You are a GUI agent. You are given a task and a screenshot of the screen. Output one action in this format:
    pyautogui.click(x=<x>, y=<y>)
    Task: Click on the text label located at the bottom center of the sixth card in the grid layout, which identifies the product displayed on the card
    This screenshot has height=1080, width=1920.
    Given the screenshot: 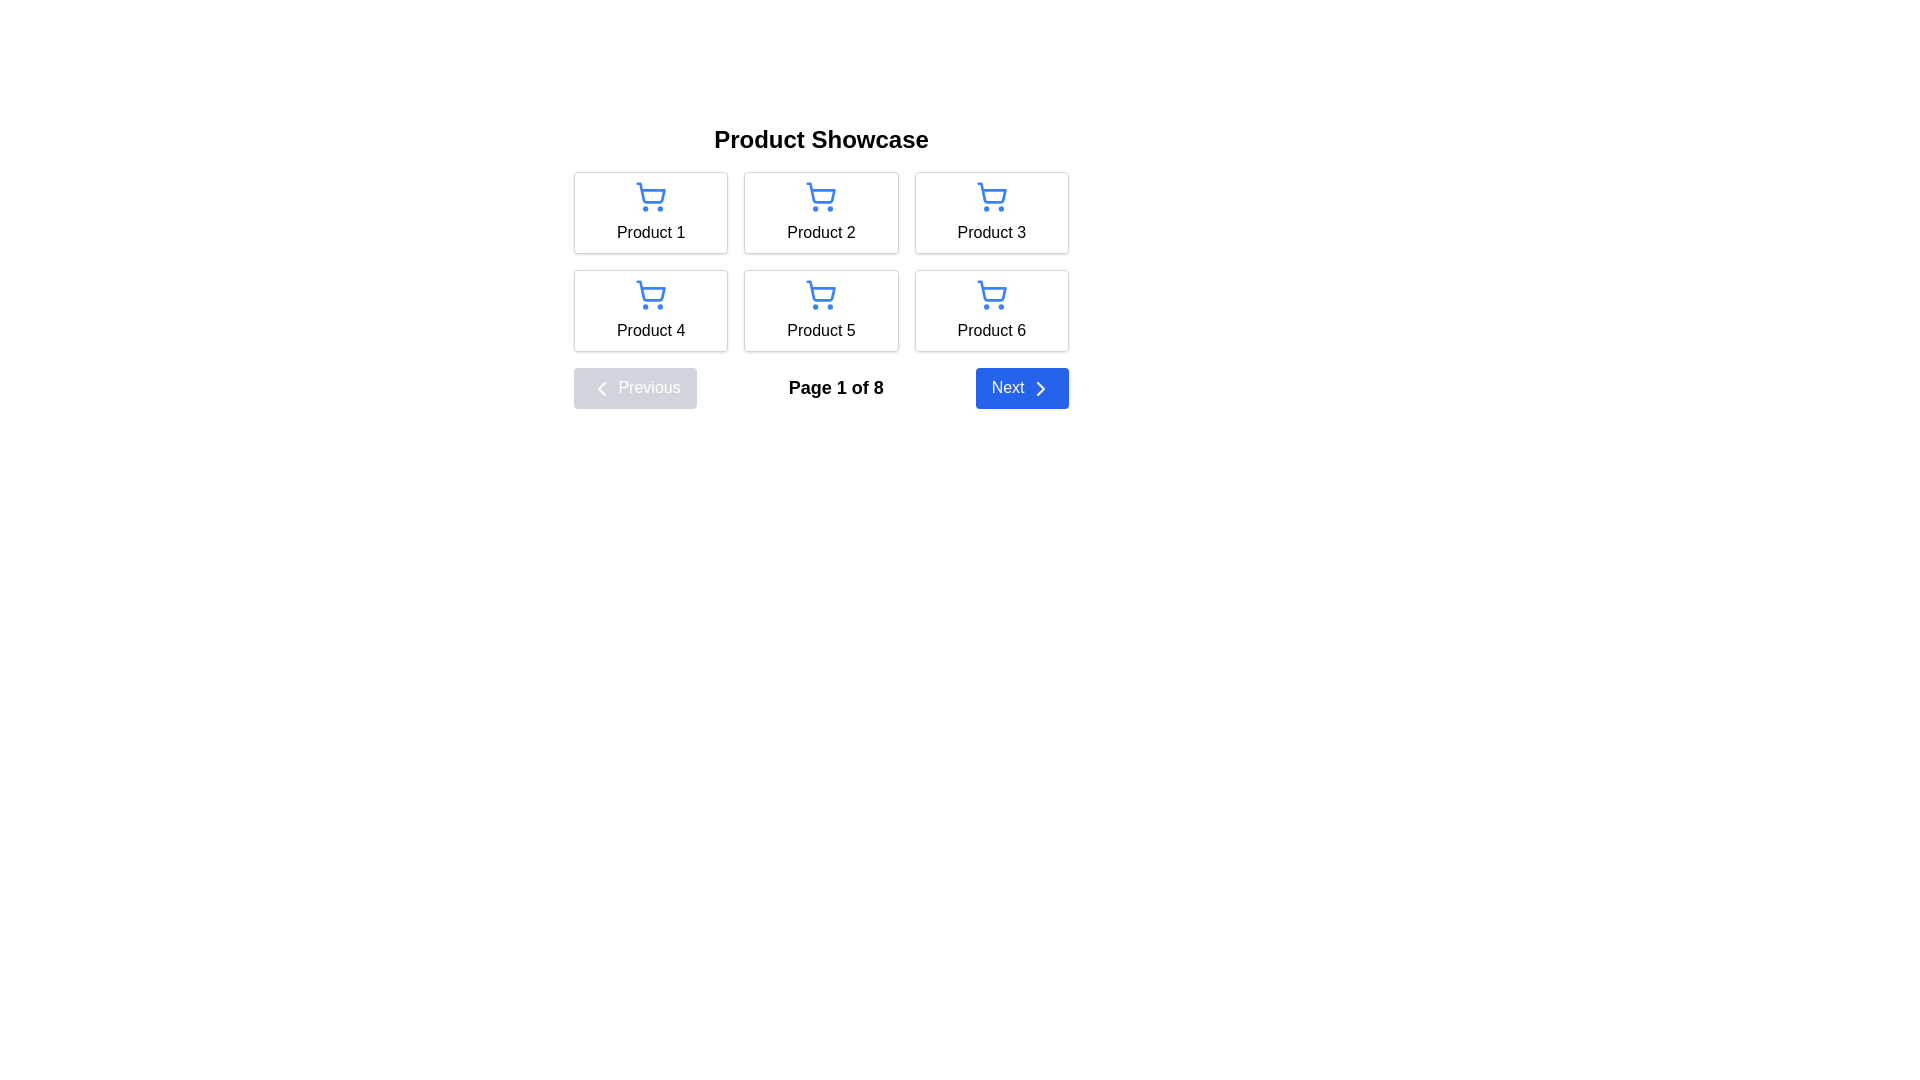 What is the action you would take?
    pyautogui.click(x=991, y=330)
    